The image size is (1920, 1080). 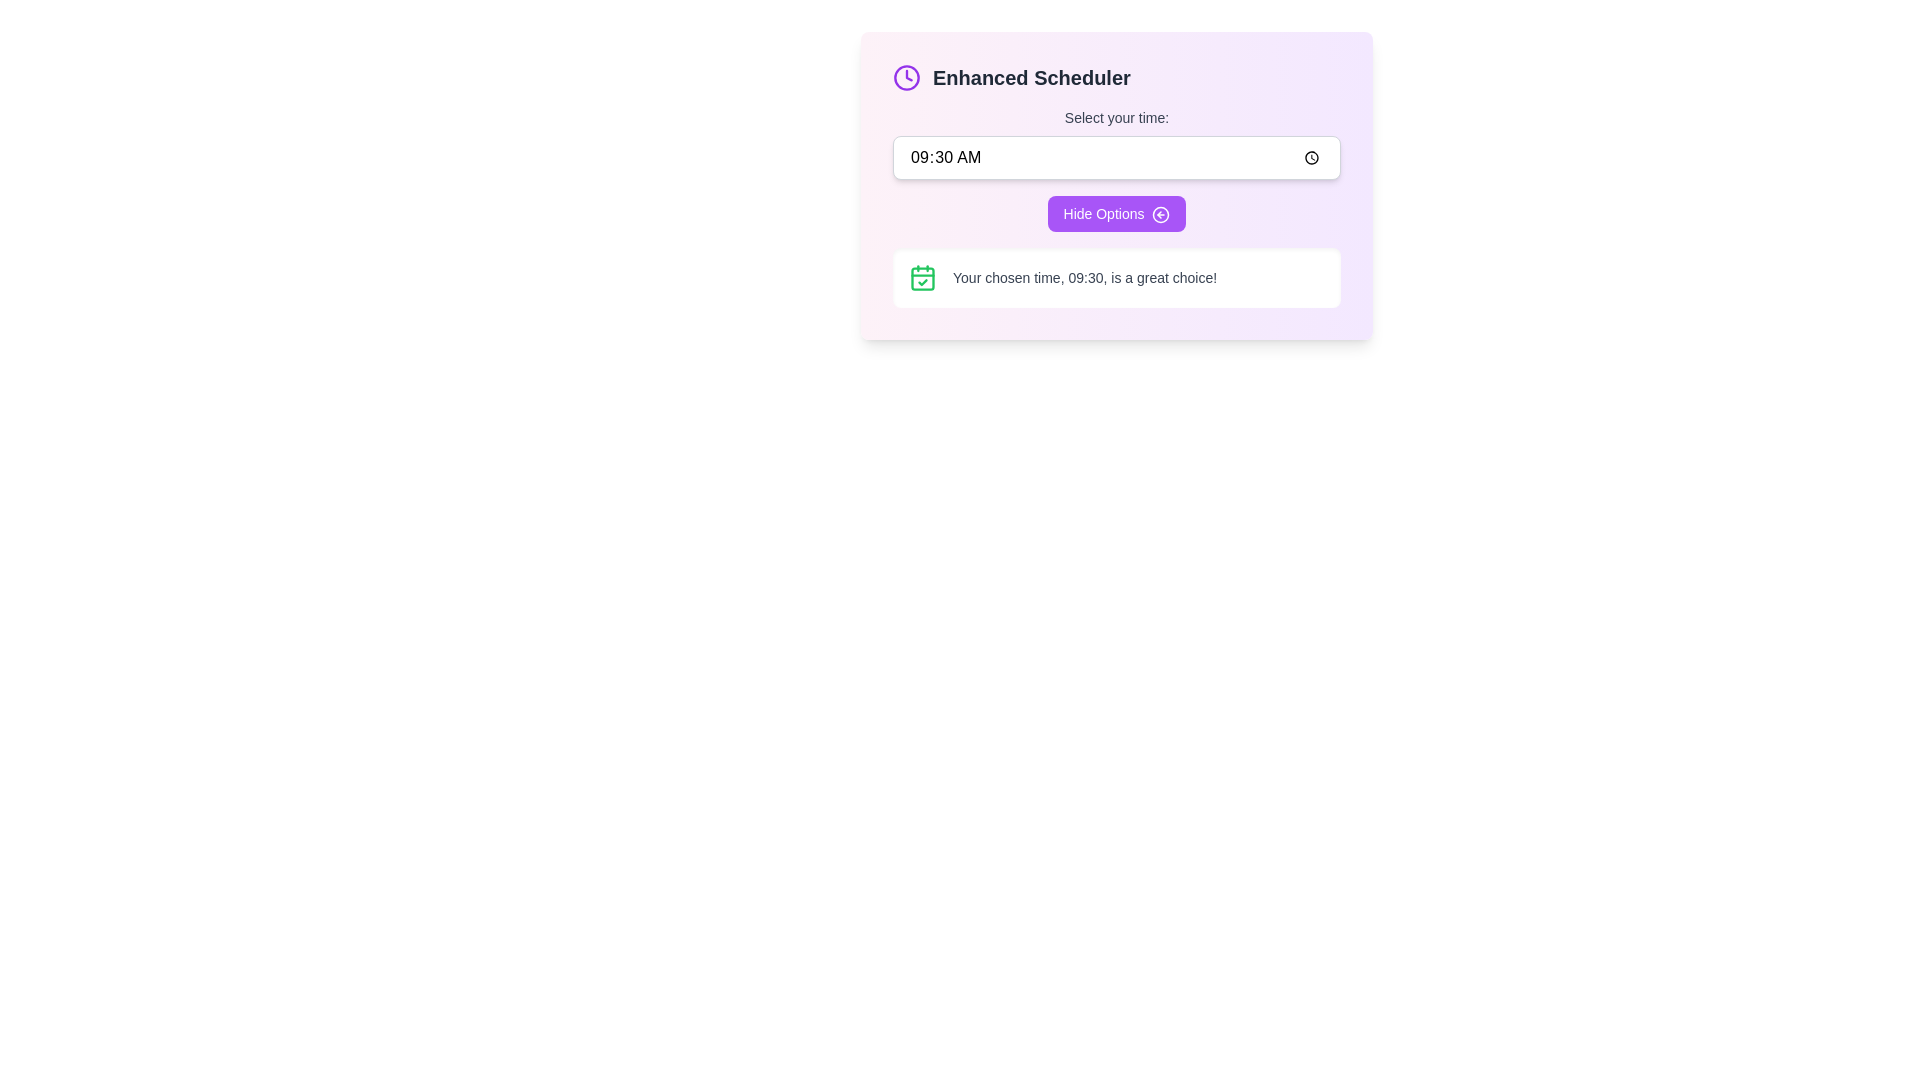 I want to click on the bold textual heading labeled 'Enhanced Scheduler', which is styled with a large font size in dark gray color on a light purple background, located in the top-left corner of the interactive card-like UI structure, so click(x=1032, y=76).